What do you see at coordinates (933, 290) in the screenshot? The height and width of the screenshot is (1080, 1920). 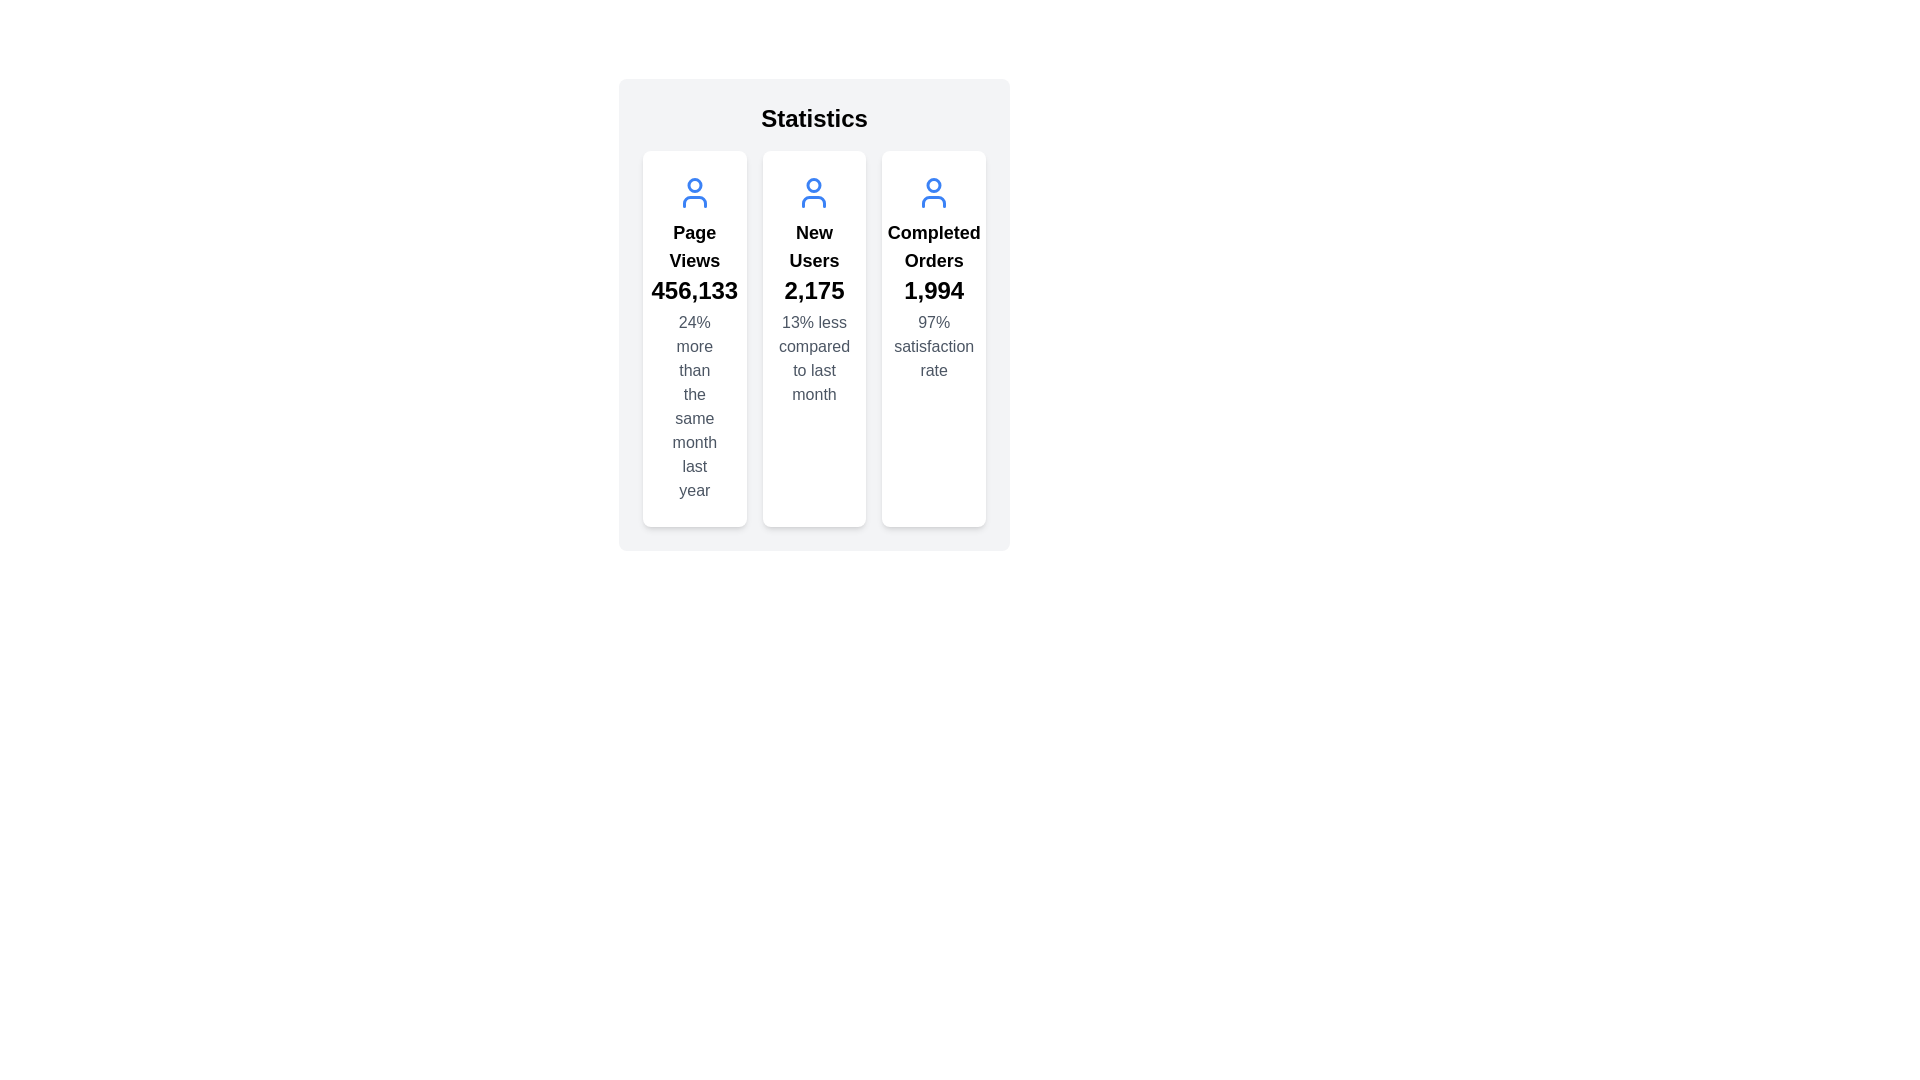 I see `the numeric text '1,994' within the 'Completed Orders' section, which is styled with a bold and large font` at bounding box center [933, 290].